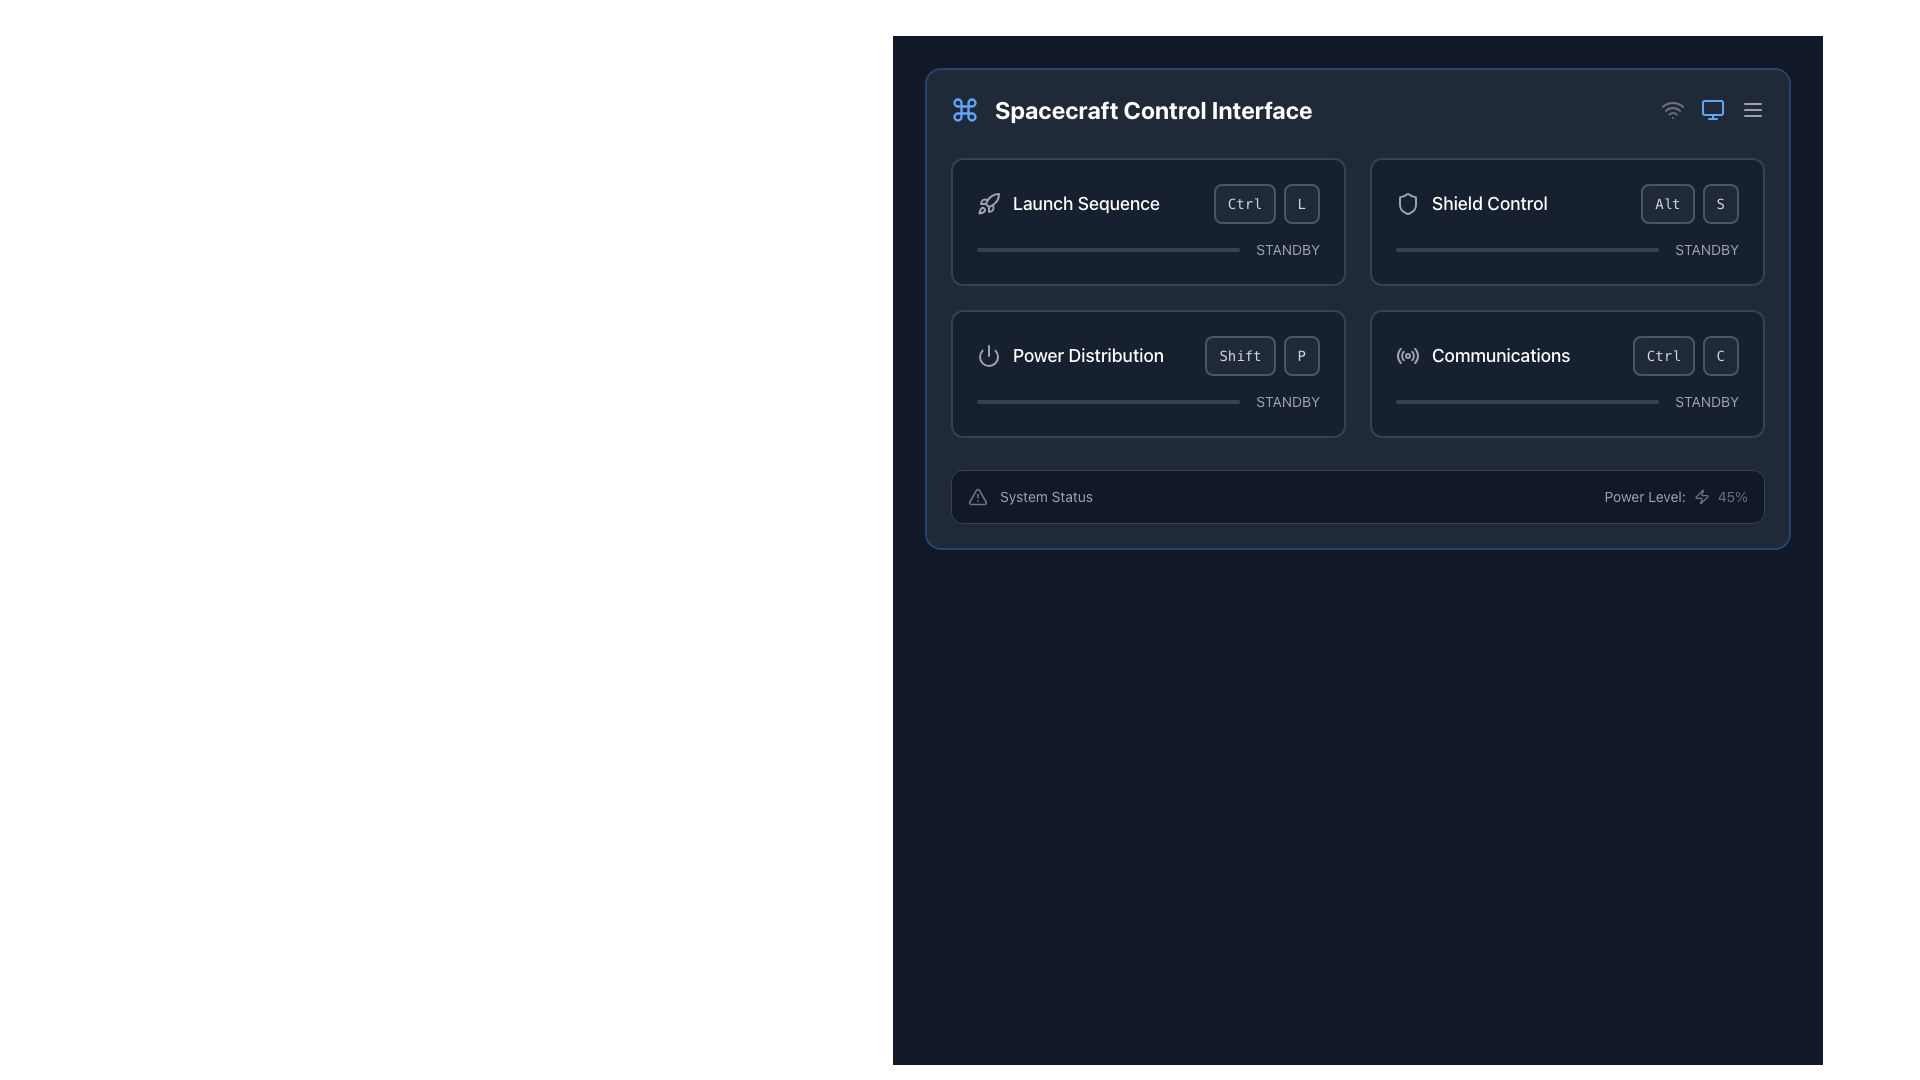 The width and height of the screenshot is (1920, 1080). Describe the element at coordinates (1731, 496) in the screenshot. I see `the current power level displayed as a percentage in the text display located at the bottom right of the control box` at that location.